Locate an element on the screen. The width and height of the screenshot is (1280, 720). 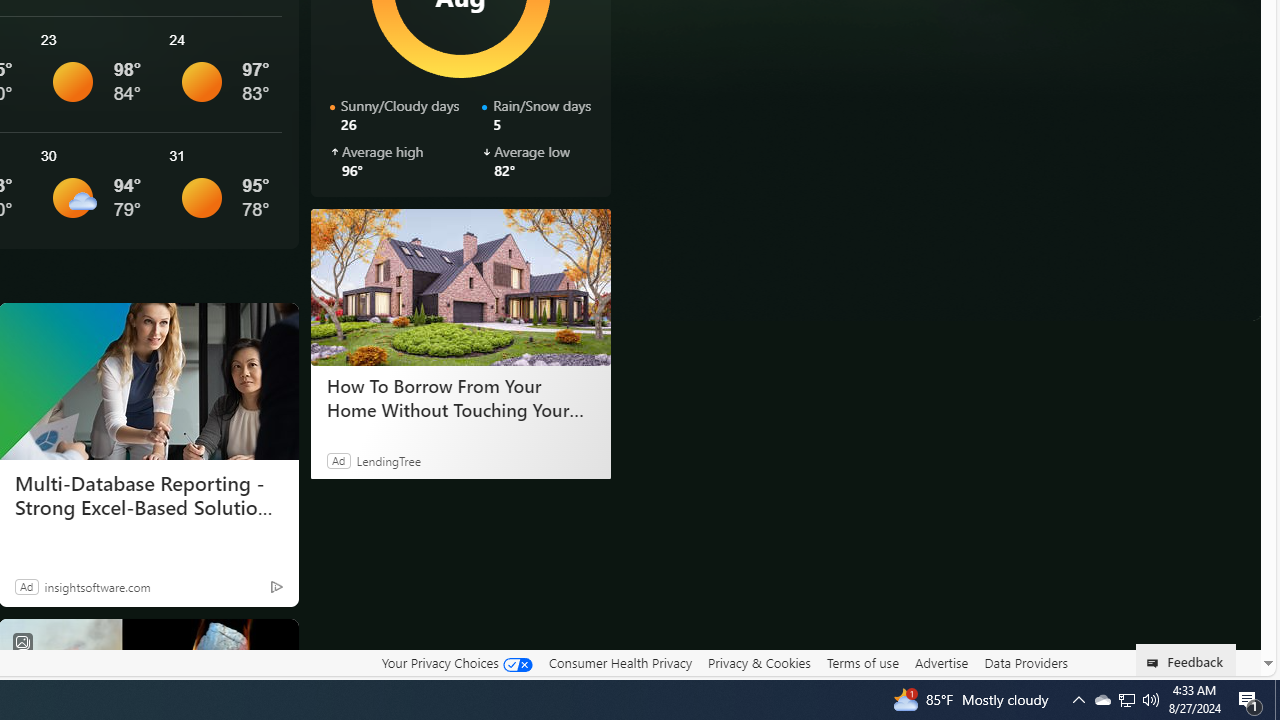
'insightsoftware.com' is located at coordinates (96, 585).